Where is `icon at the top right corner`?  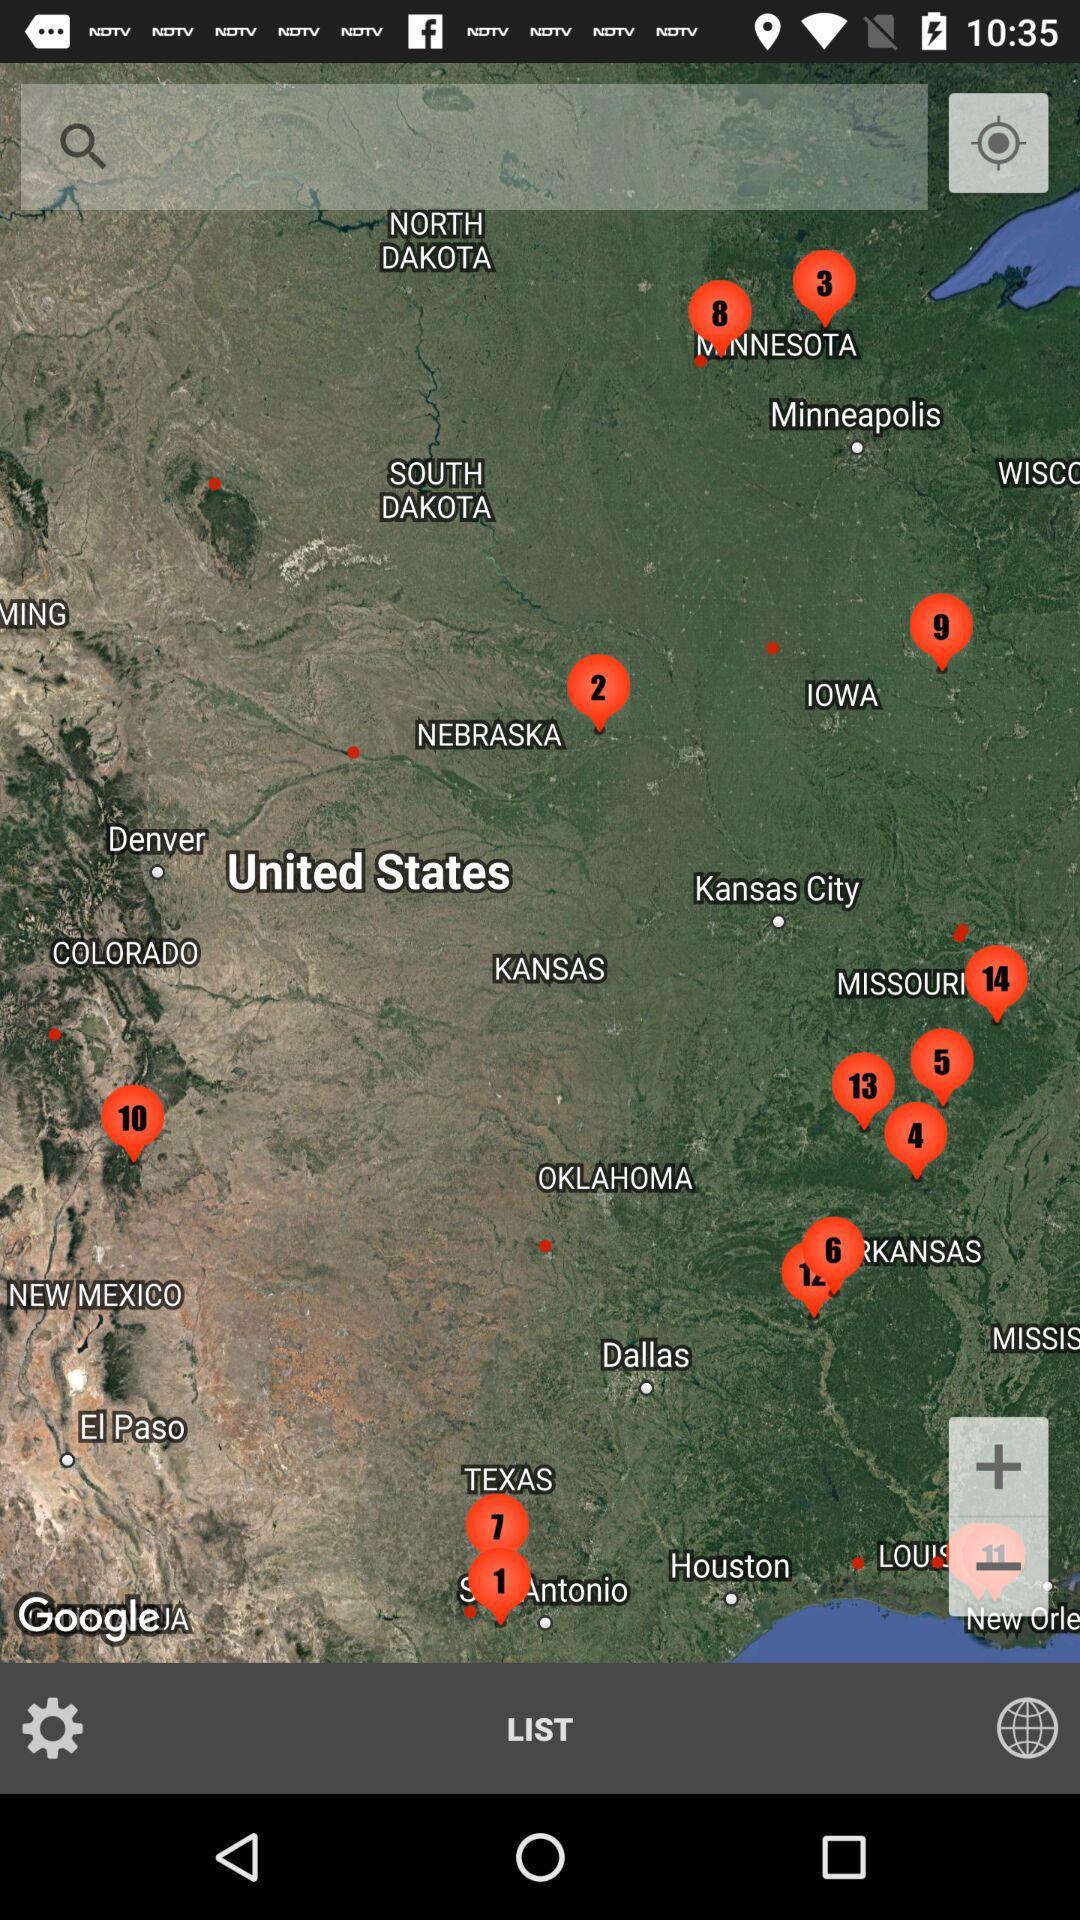
icon at the top right corner is located at coordinates (998, 143).